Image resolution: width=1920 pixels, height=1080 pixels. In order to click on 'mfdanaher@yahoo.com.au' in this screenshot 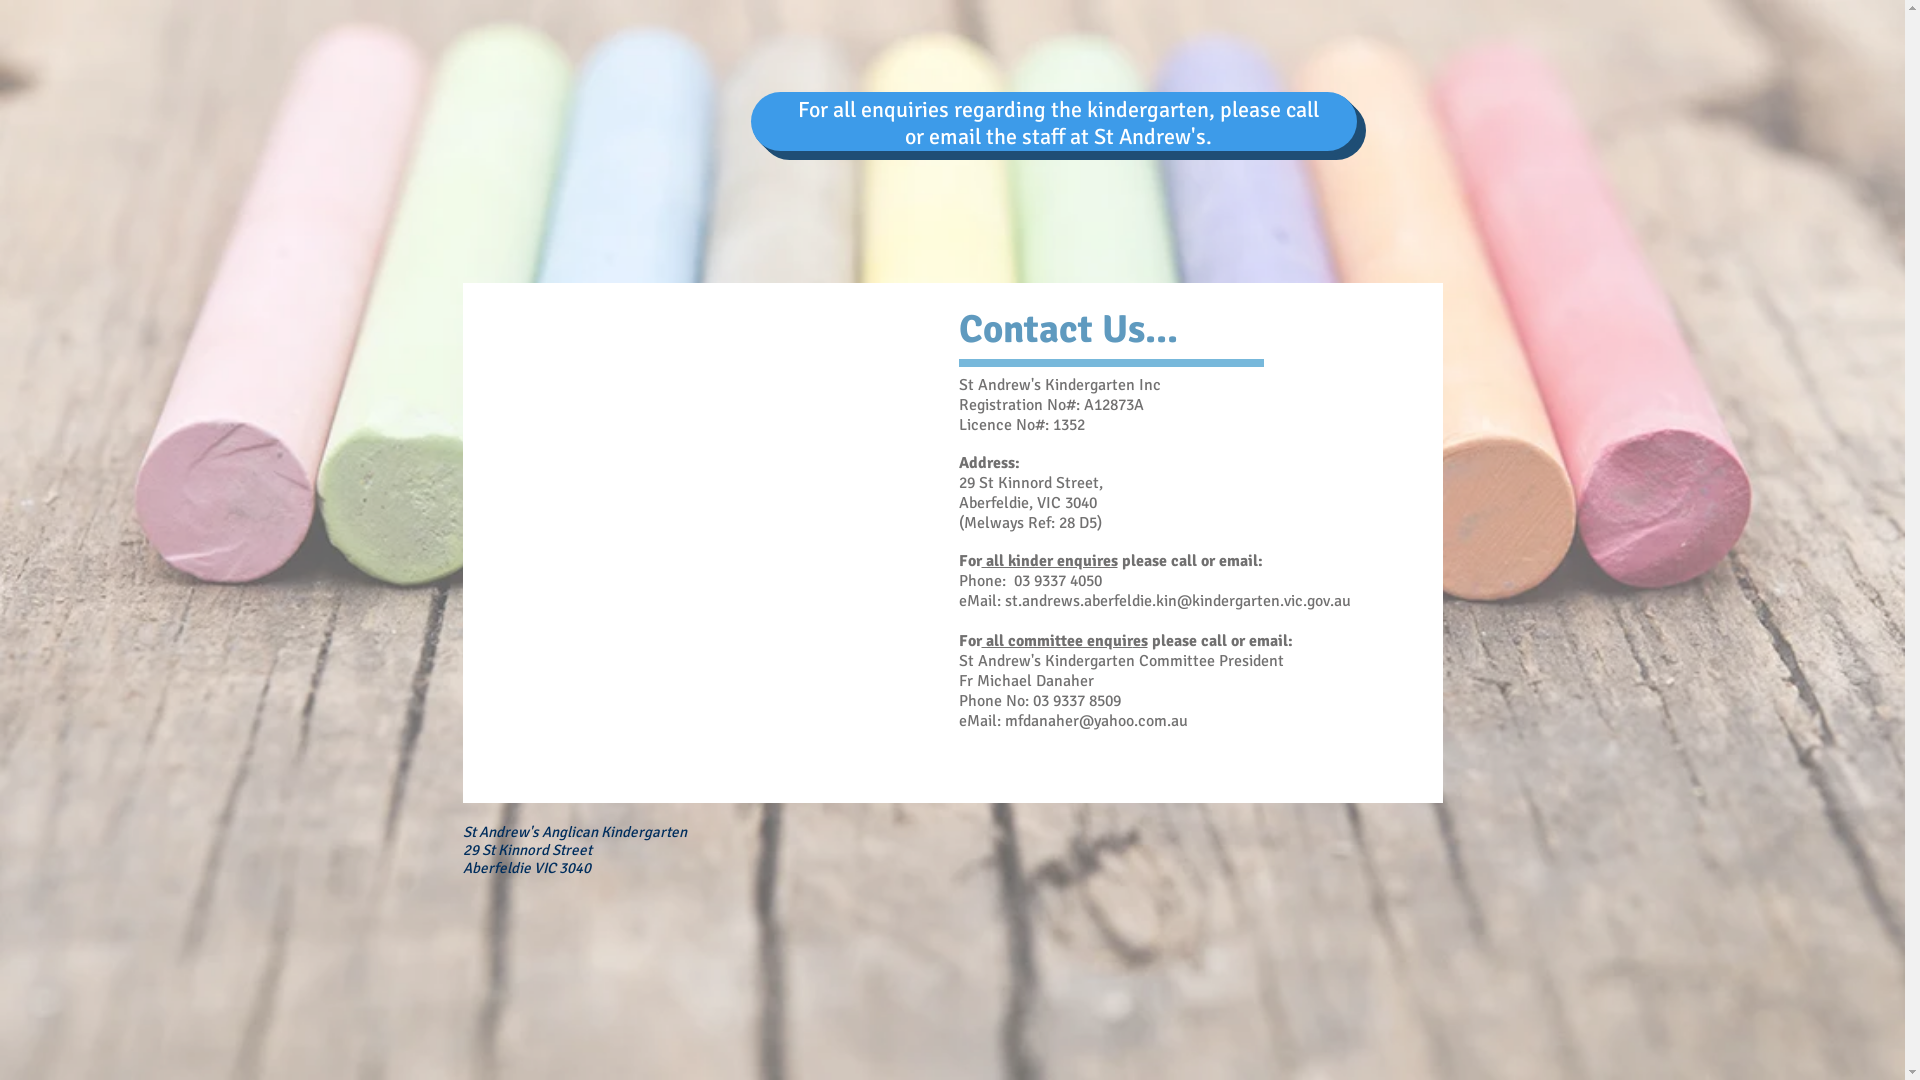, I will do `click(1094, 721)`.